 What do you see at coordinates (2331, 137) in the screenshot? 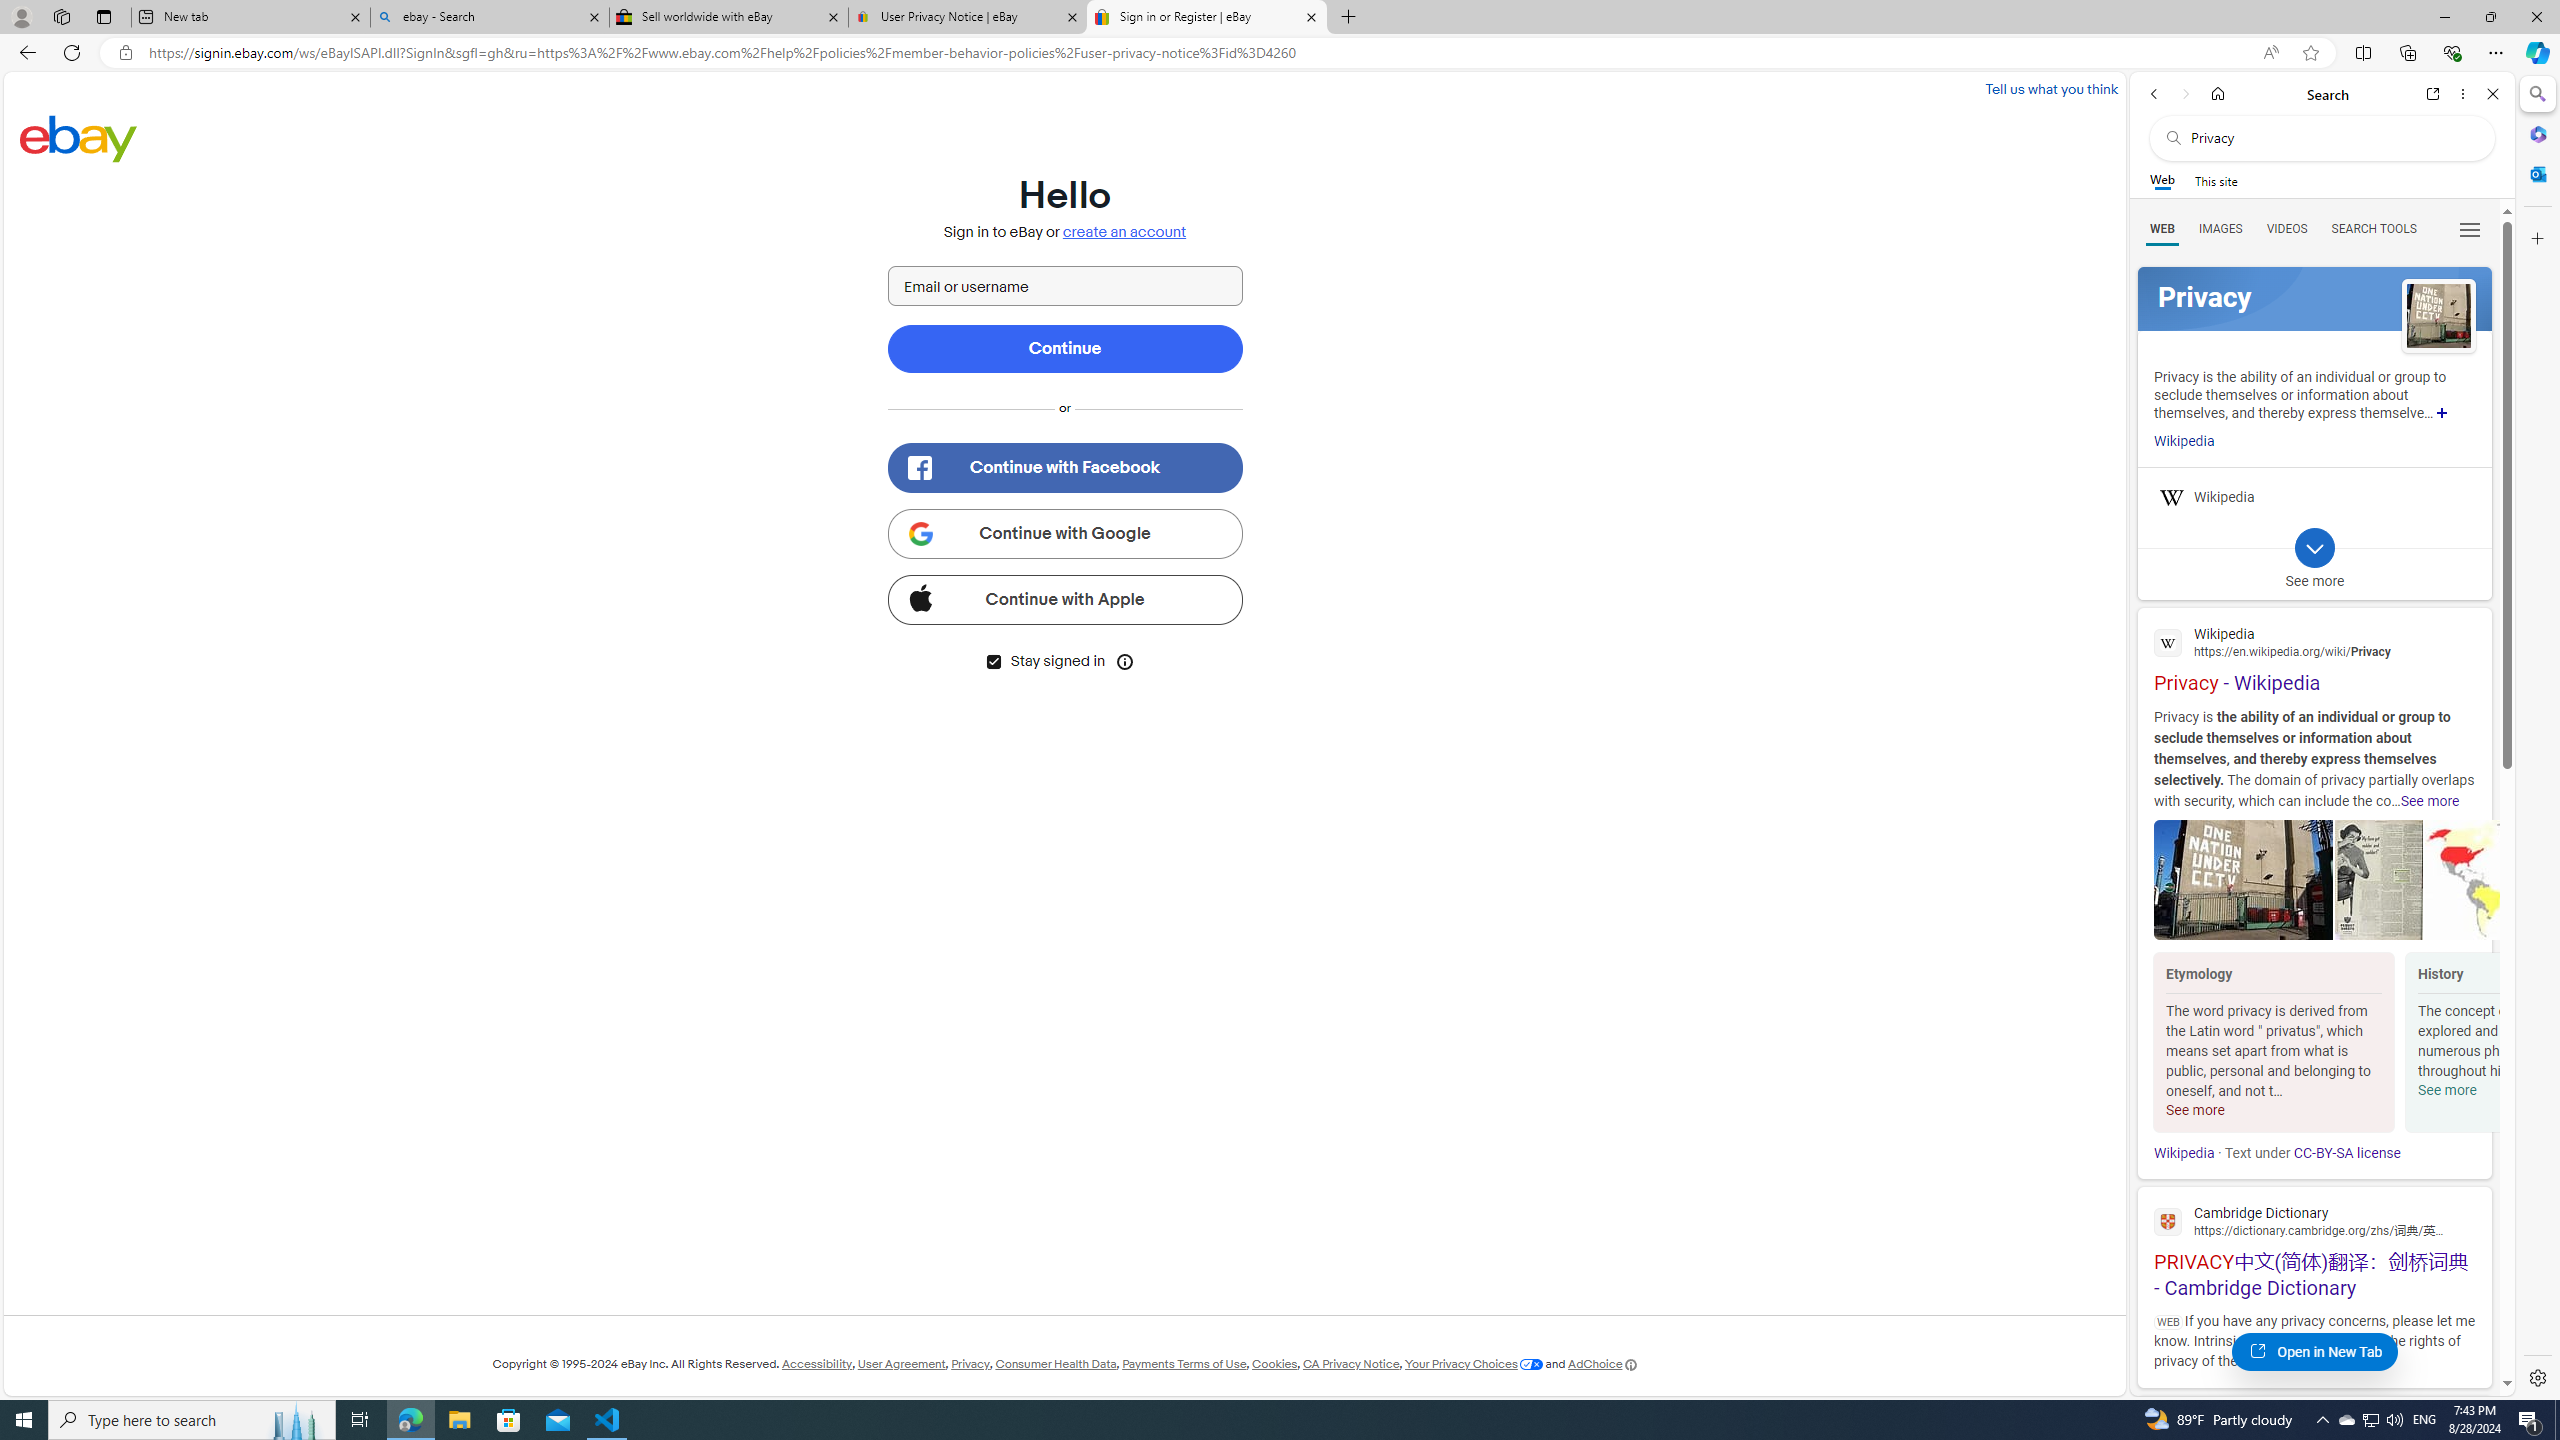
I see `'Search the web'` at bounding box center [2331, 137].